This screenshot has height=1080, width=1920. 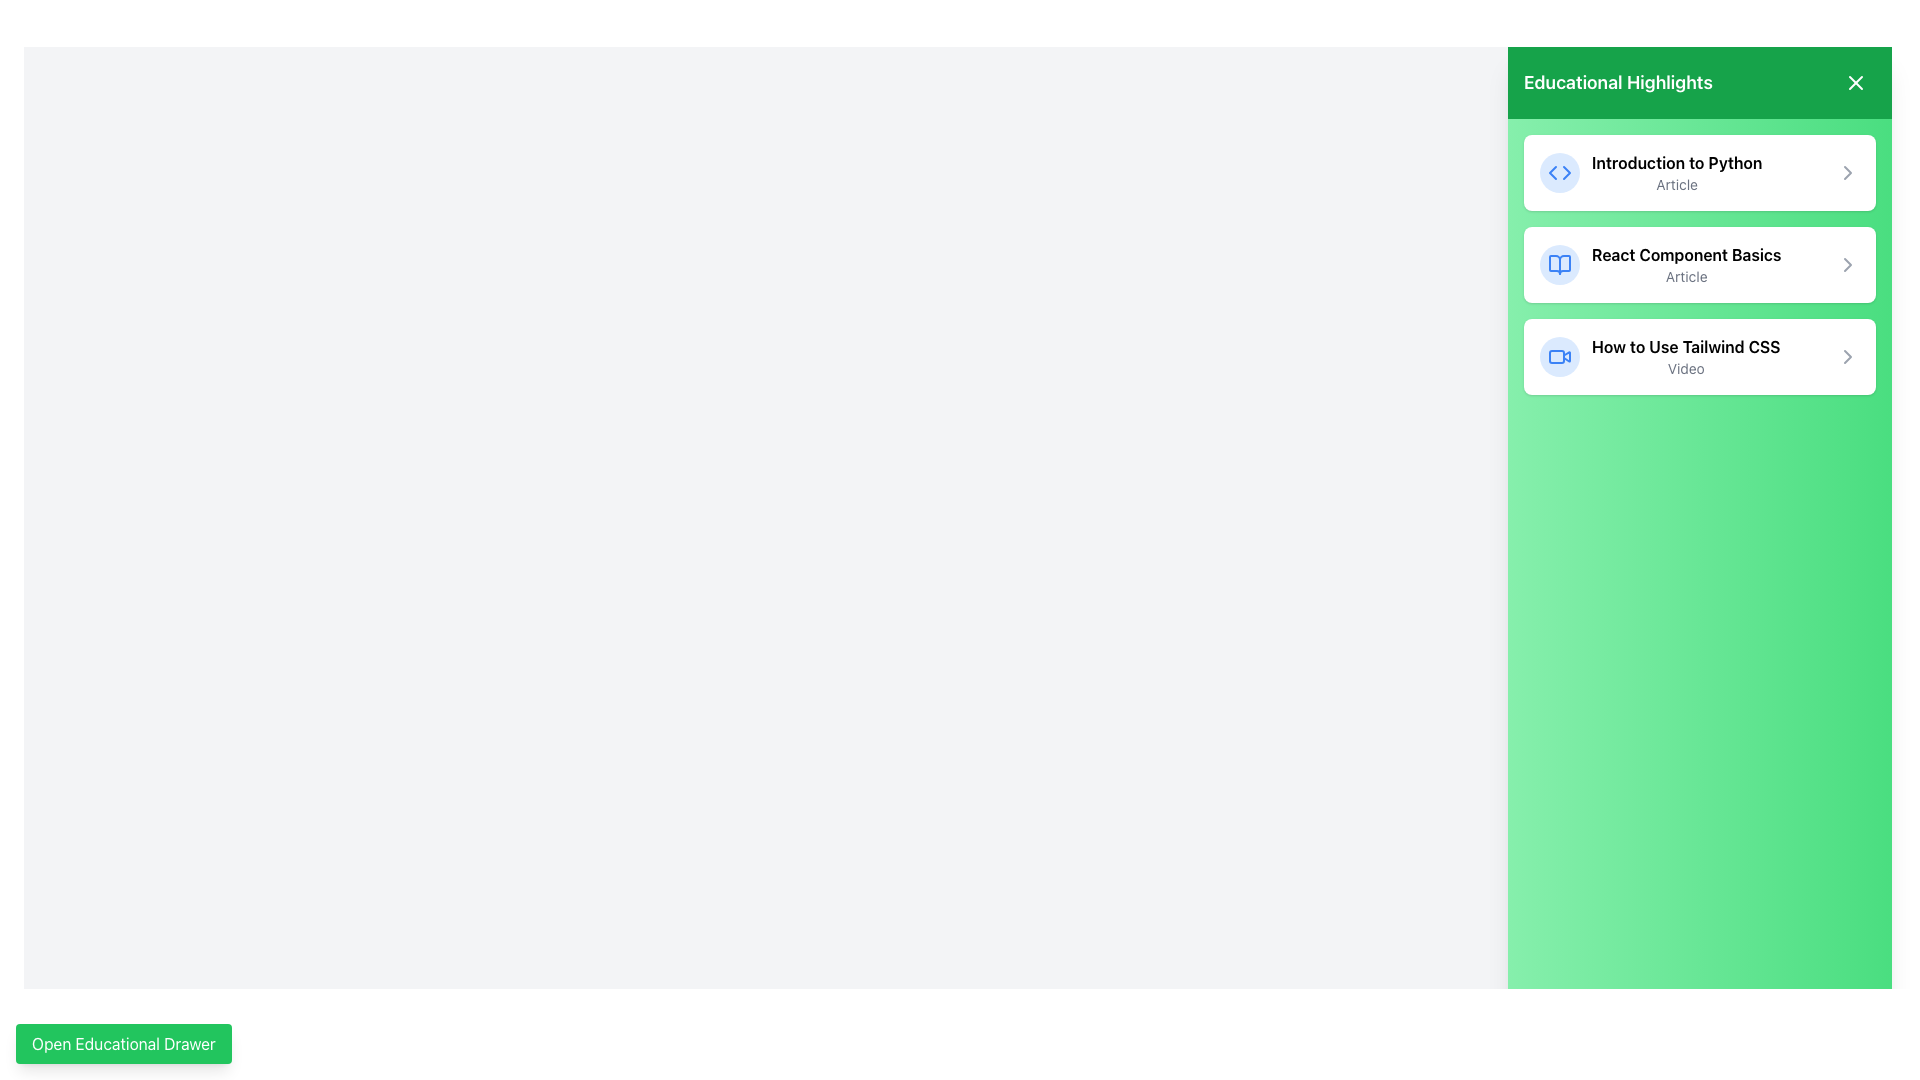 What do you see at coordinates (1559, 264) in the screenshot?
I see `the circular button with a light blue fill and a dark blue open book icon located to the left of the list item labeled 'React Component Basics'` at bounding box center [1559, 264].